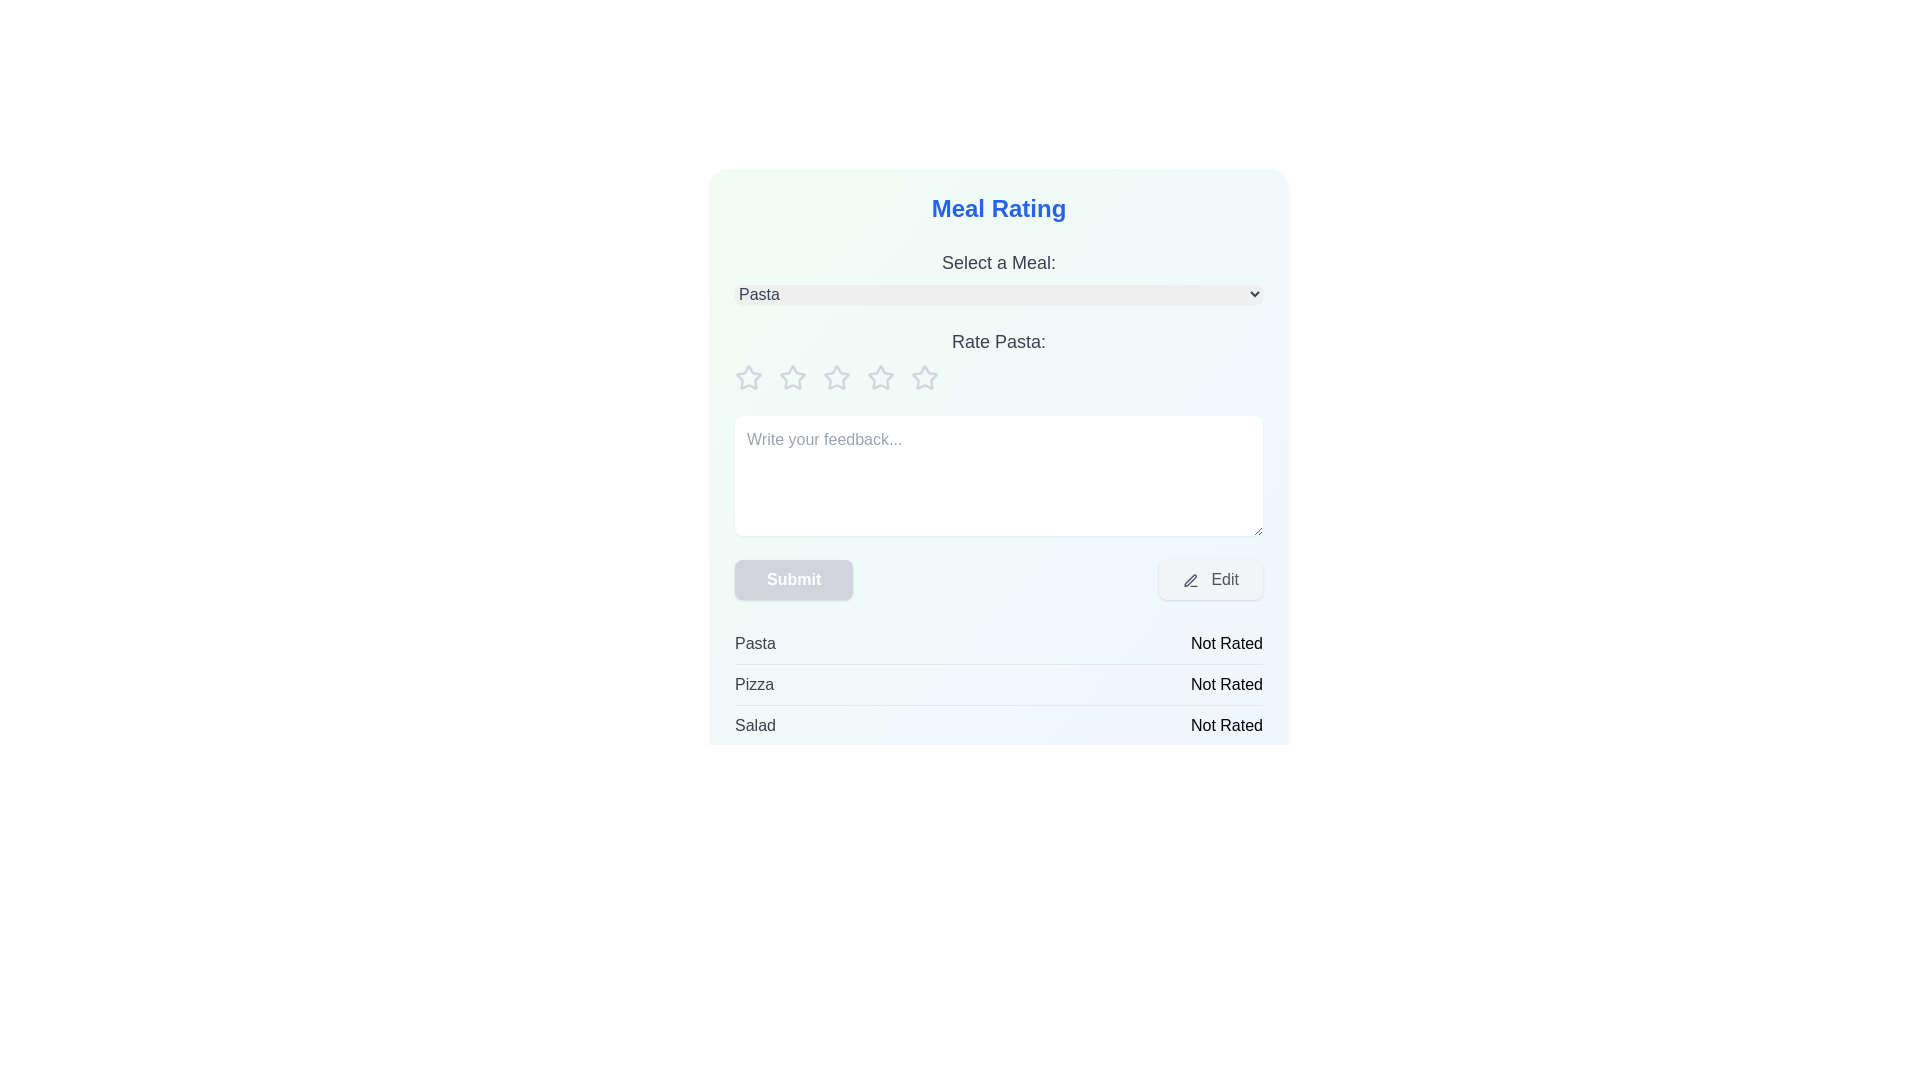 The height and width of the screenshot is (1080, 1920). I want to click on the dropdown menu labeled 'Meal Rating', so click(998, 276).